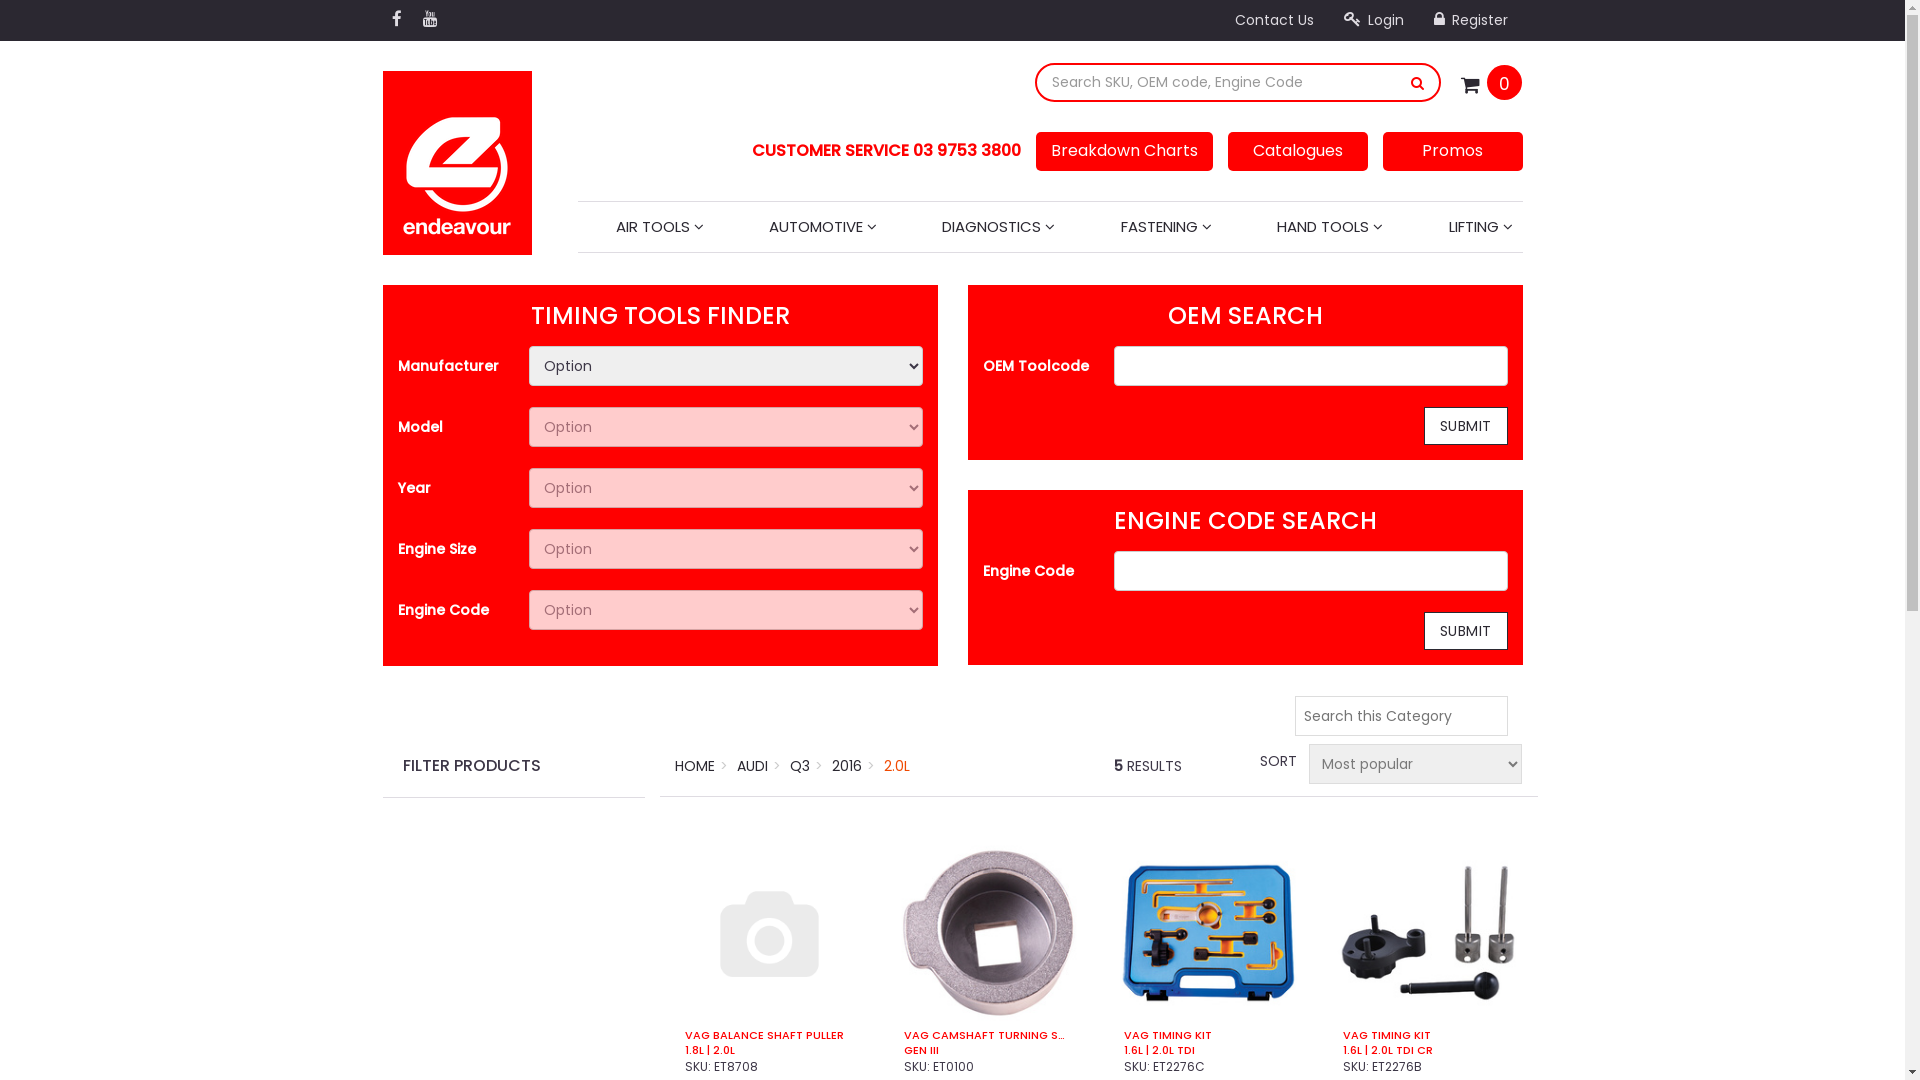 This screenshot has height=1080, width=1920. I want to click on 'FASTENING', so click(1166, 226).